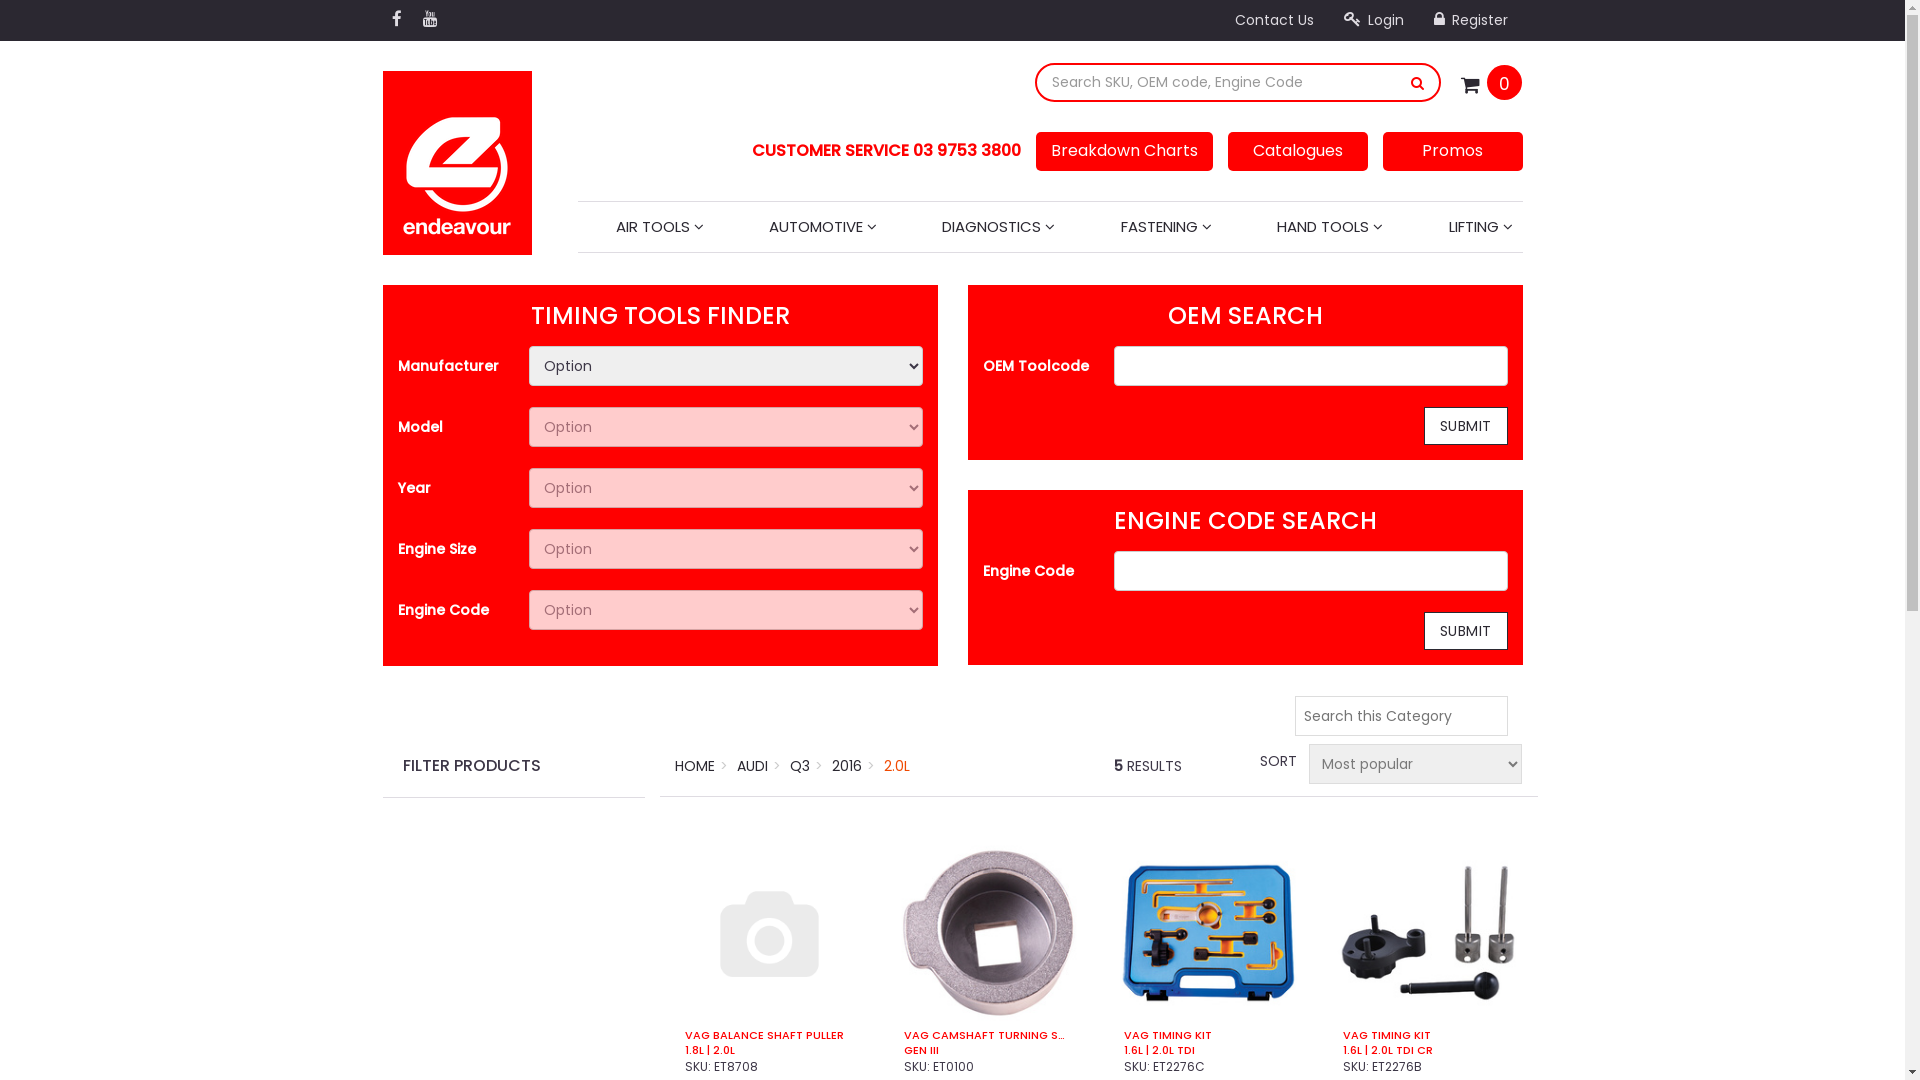 This screenshot has height=1080, width=1920. I want to click on 'FASTENING', so click(1166, 226).